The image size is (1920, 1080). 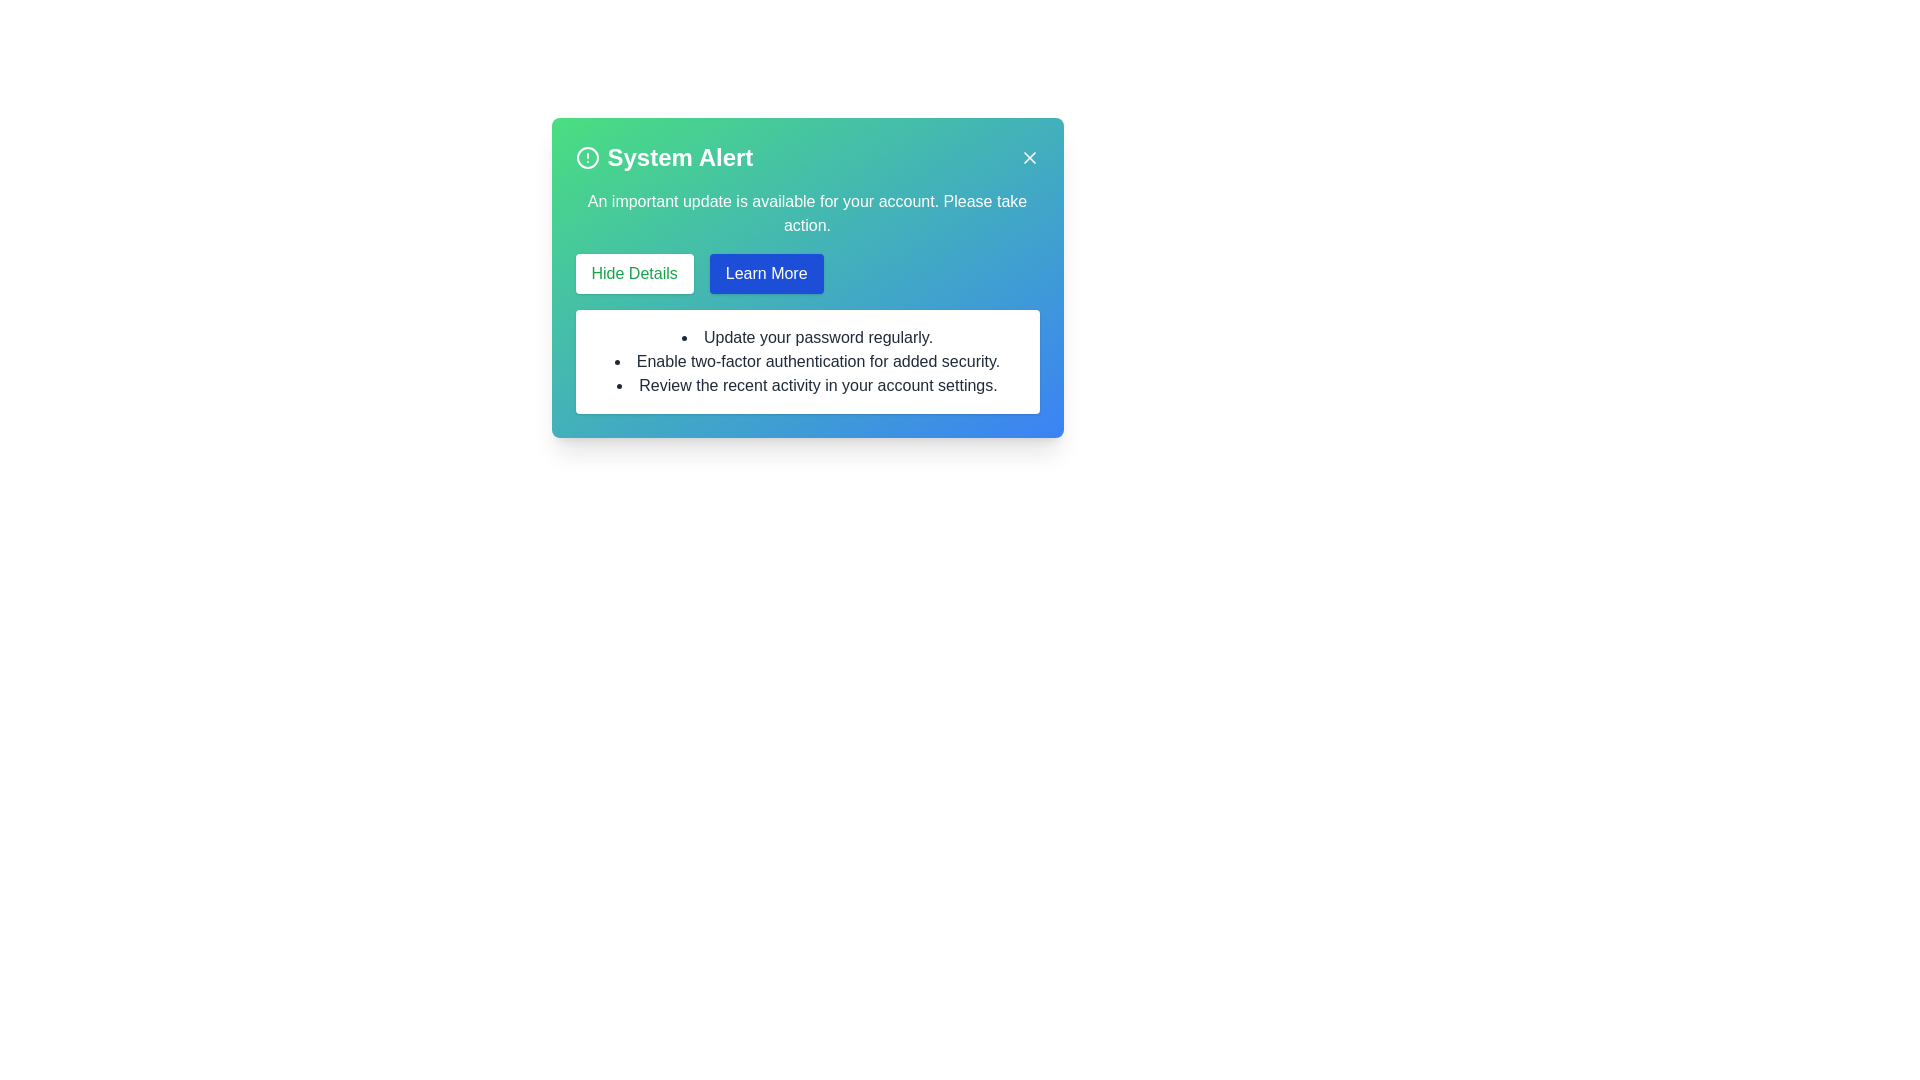 I want to click on the static text item reading 'Update your password regularly.' which is the first item in a bulleted list within the 'System Alert' panel, so click(x=807, y=337).